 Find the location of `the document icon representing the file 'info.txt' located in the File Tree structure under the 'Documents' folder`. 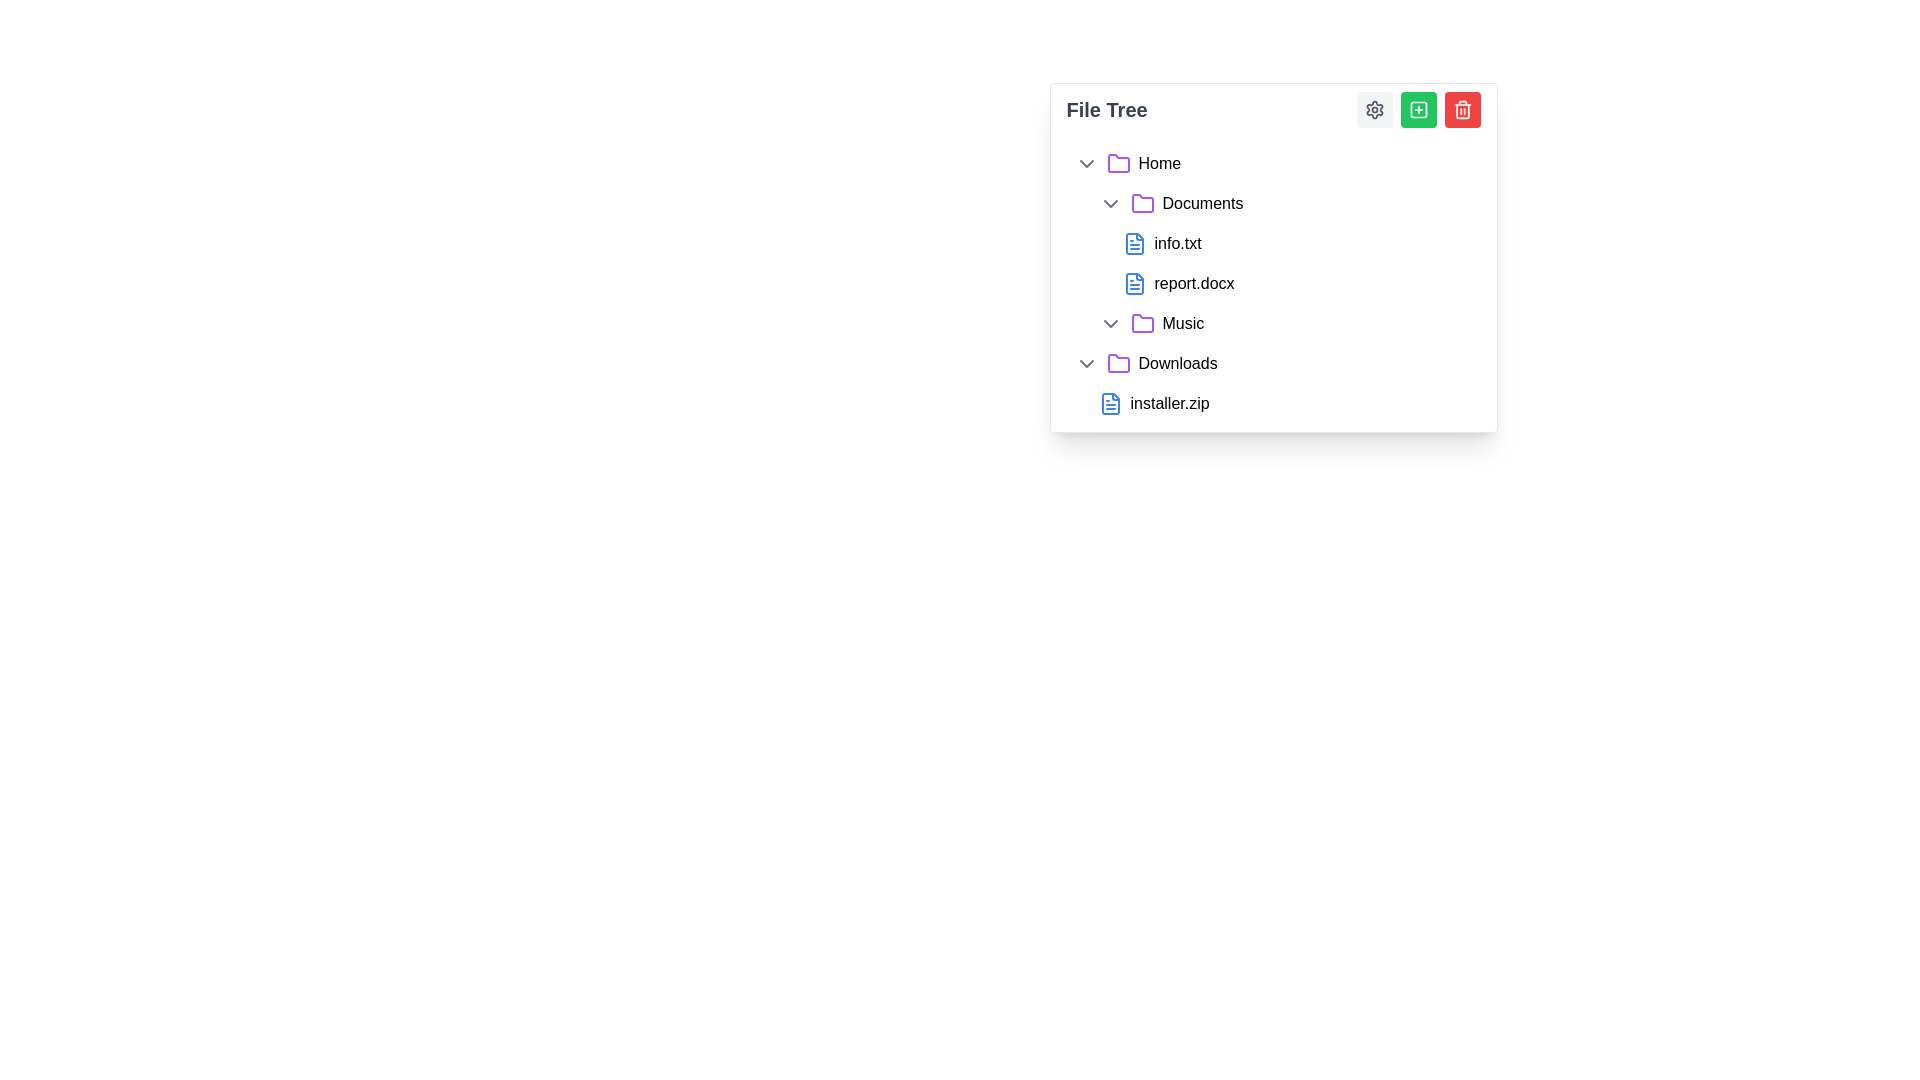

the document icon representing the file 'info.txt' located in the File Tree structure under the 'Documents' folder is located at coordinates (1134, 242).